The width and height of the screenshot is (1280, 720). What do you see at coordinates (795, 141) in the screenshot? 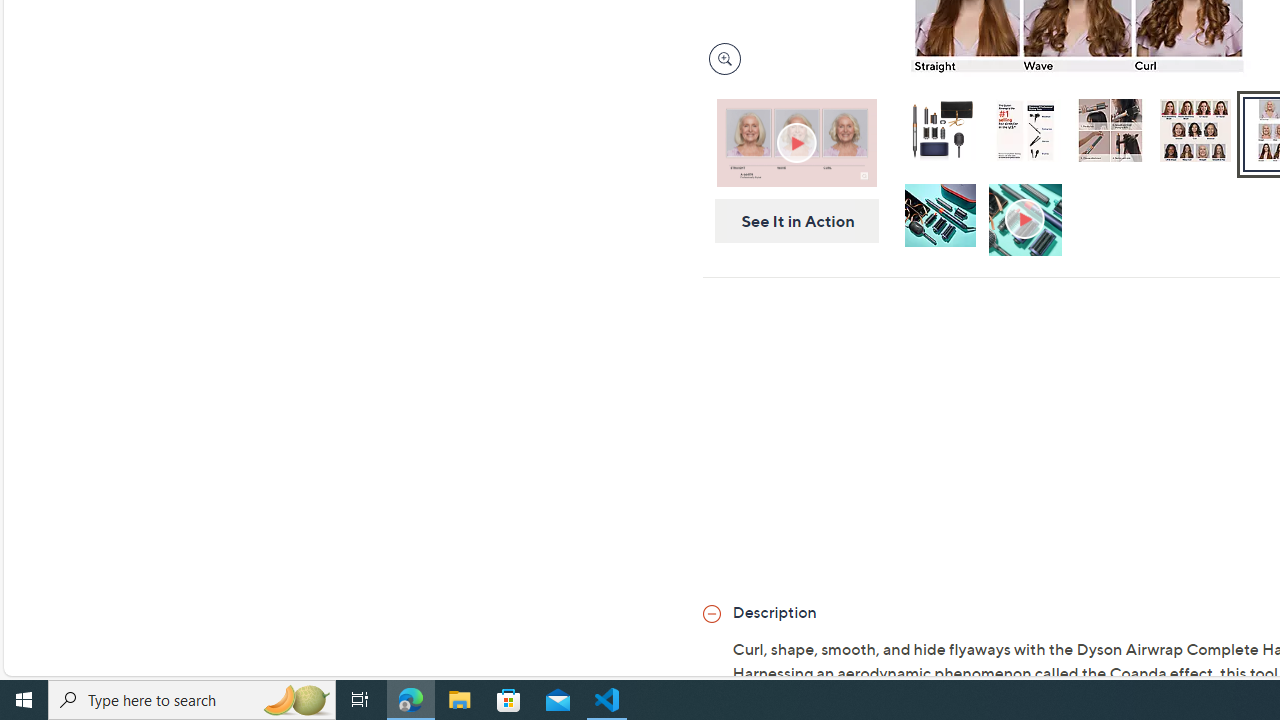
I see `'On-Air Presentation'` at bounding box center [795, 141].